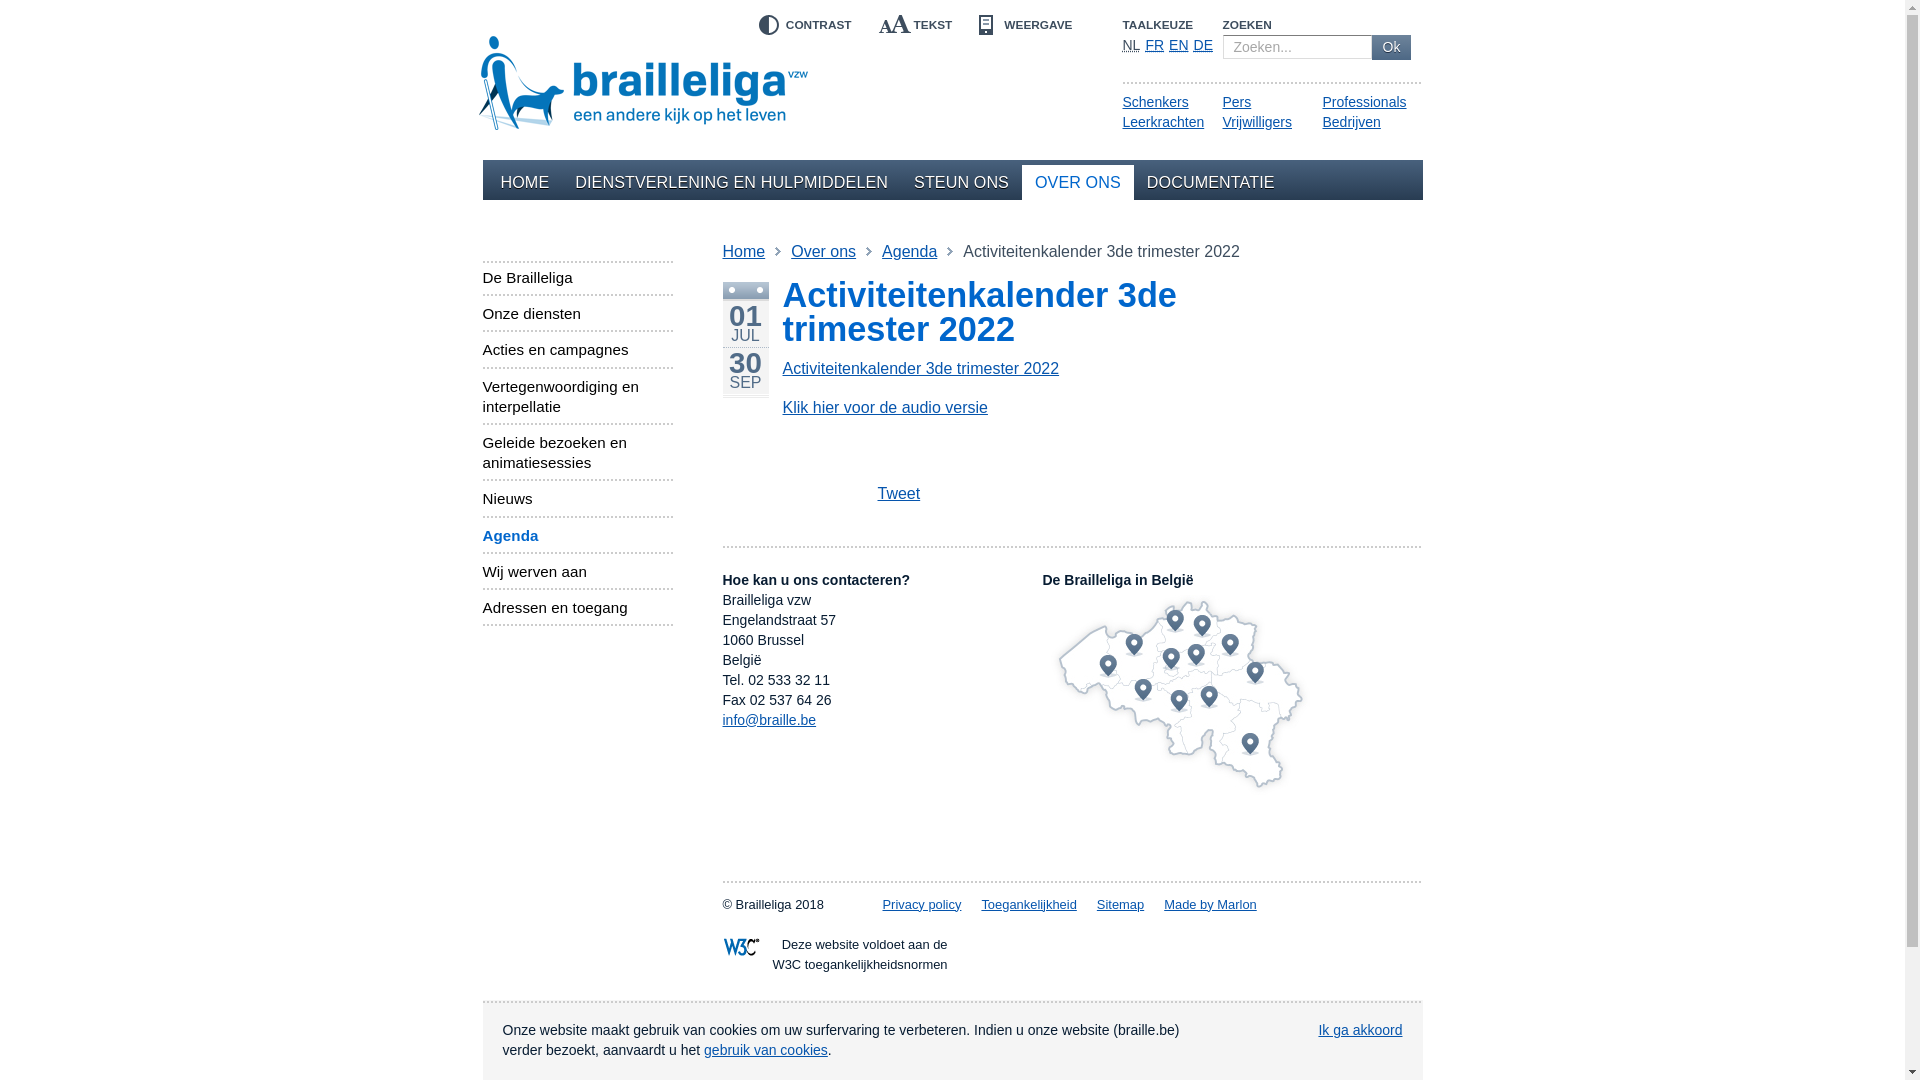  Describe the element at coordinates (575, 349) in the screenshot. I see `'Acties en campagnes'` at that location.